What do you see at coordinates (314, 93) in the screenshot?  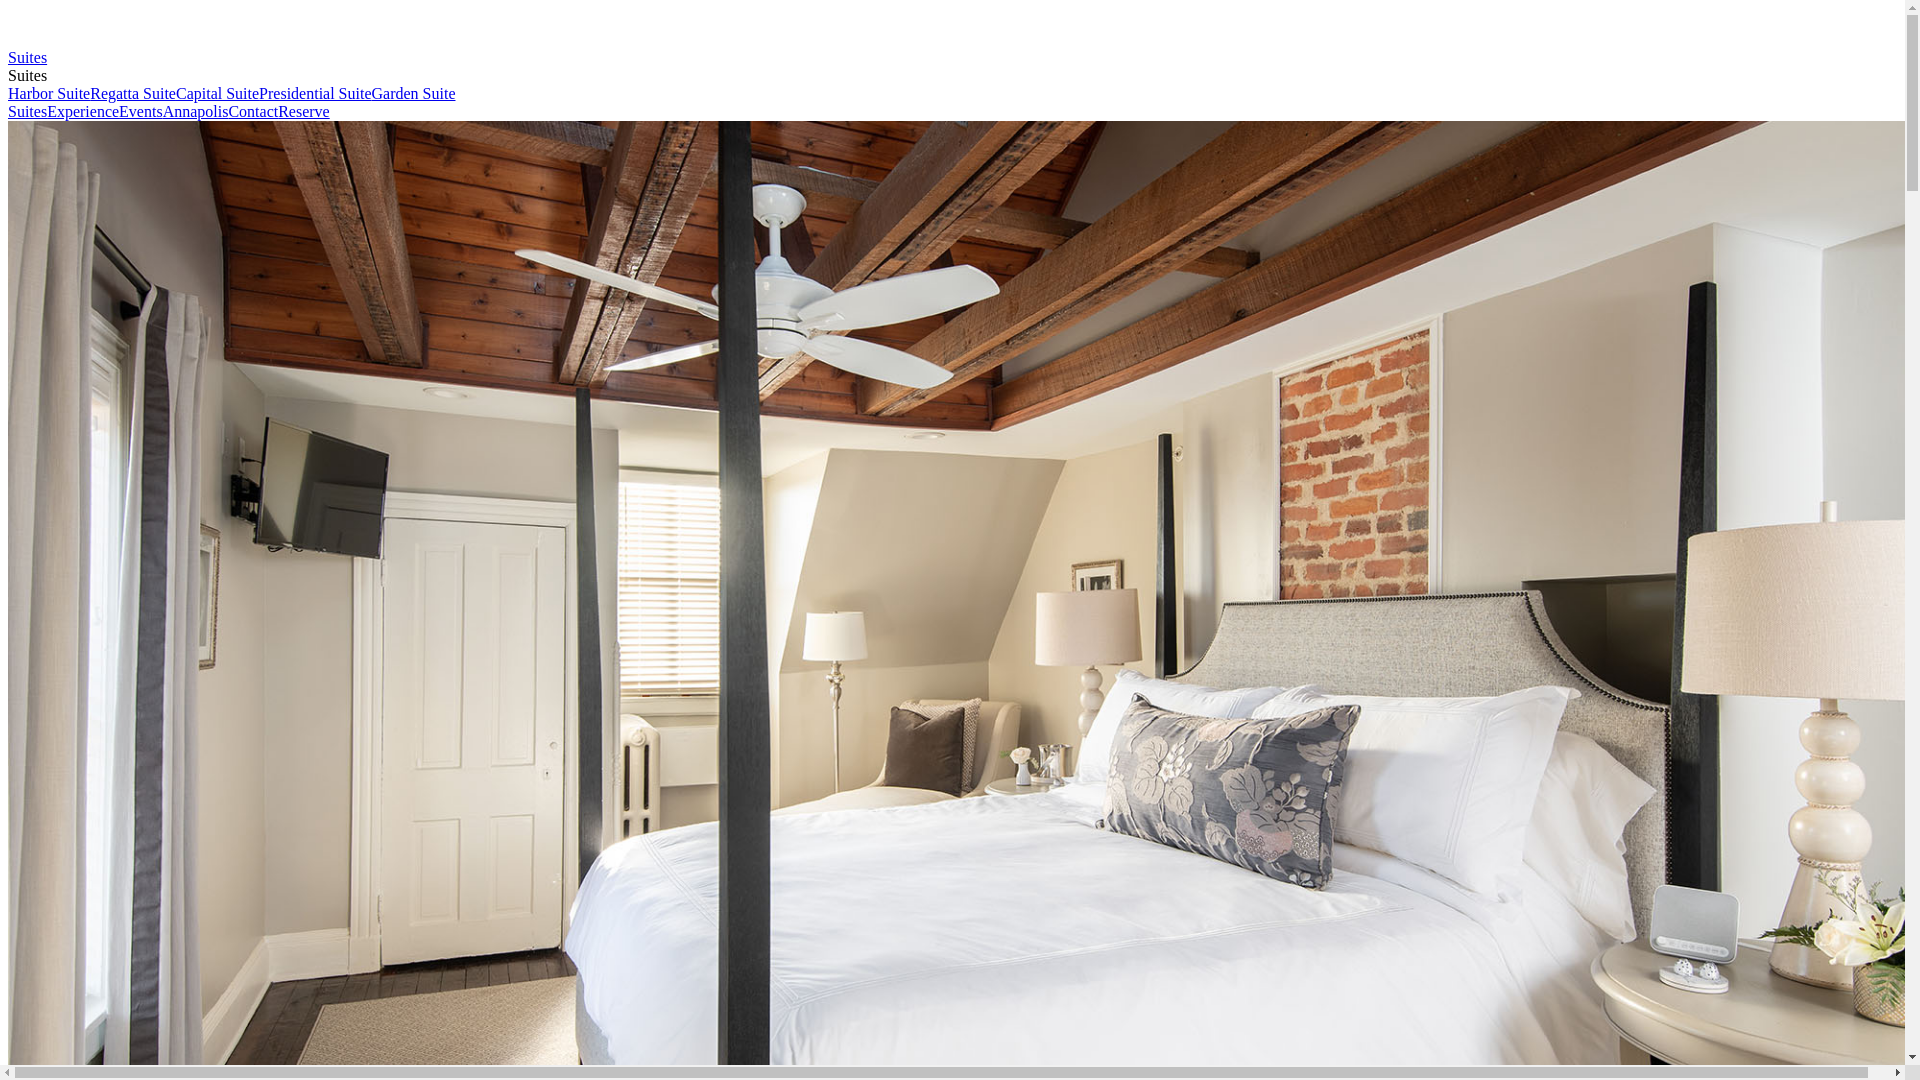 I see `'Presidential Suite'` at bounding box center [314, 93].